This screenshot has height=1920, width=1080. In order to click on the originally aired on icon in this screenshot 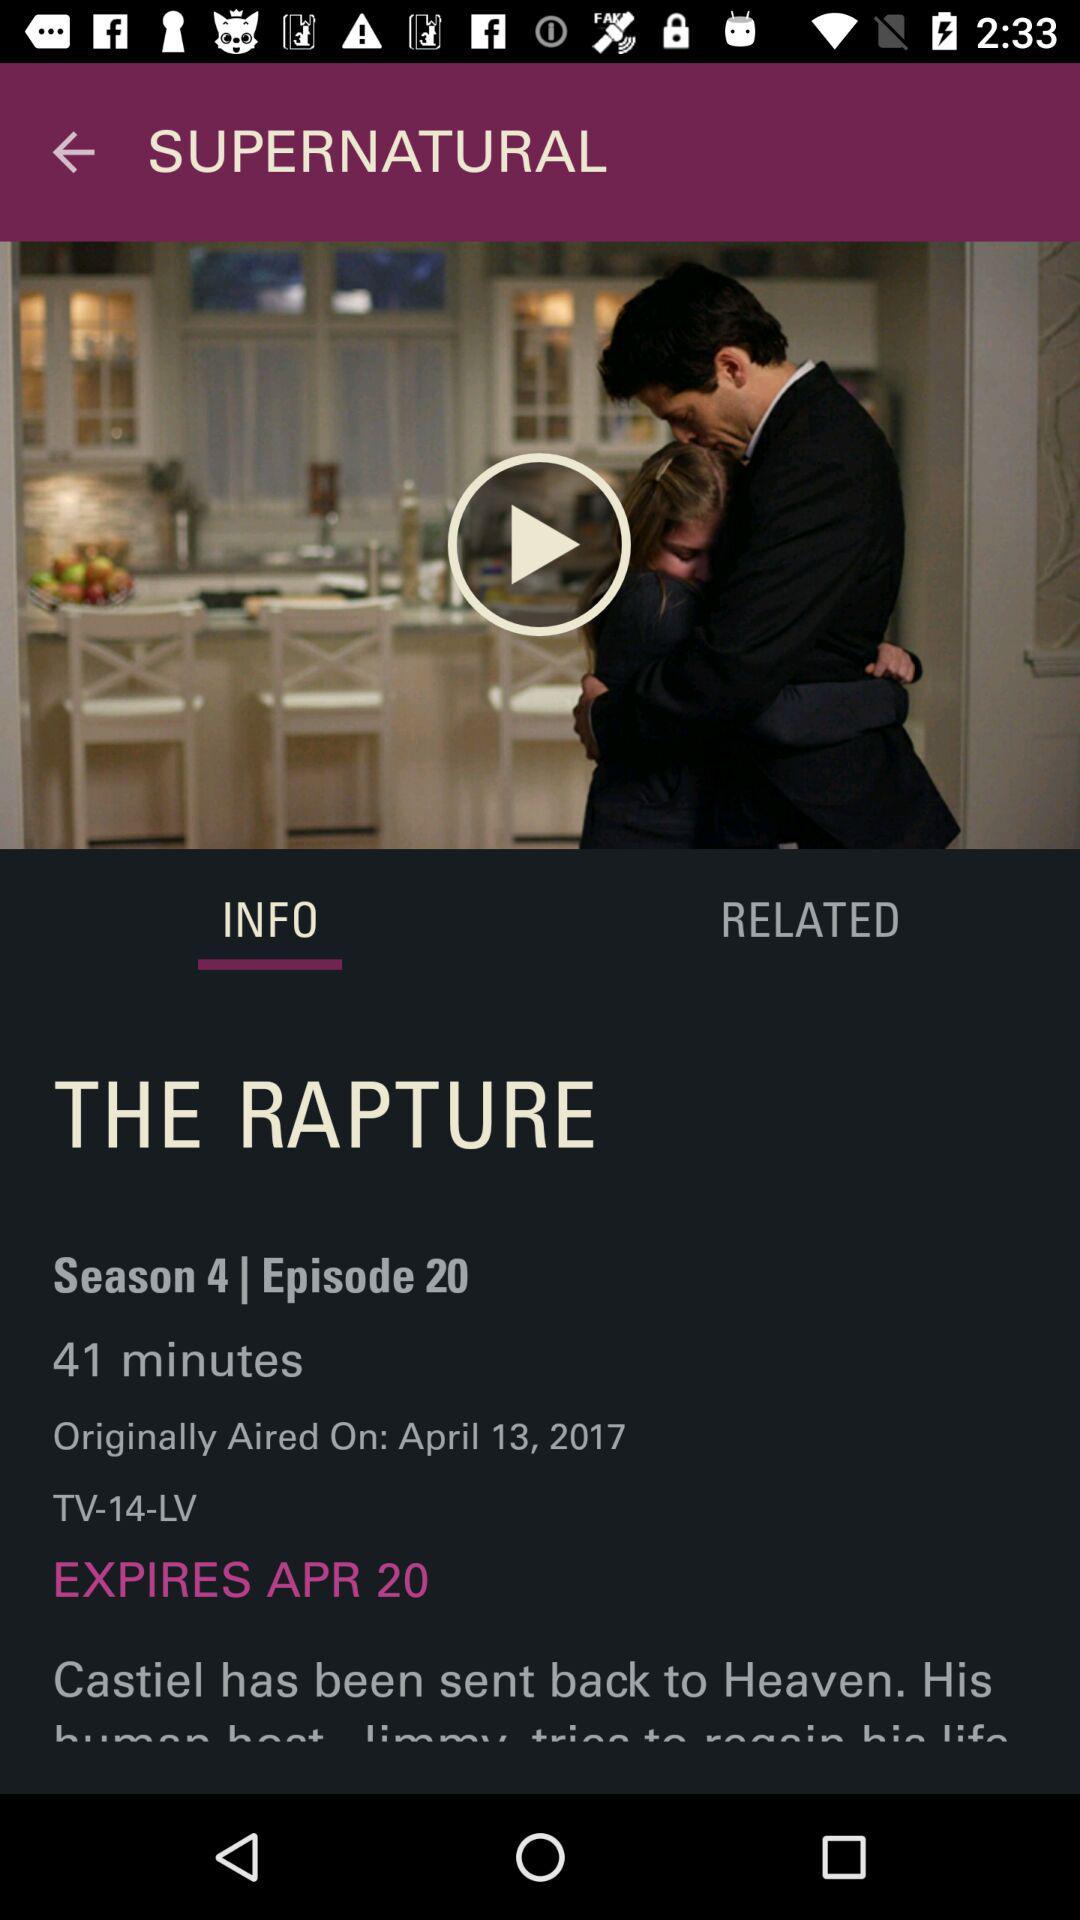, I will do `click(338, 1472)`.